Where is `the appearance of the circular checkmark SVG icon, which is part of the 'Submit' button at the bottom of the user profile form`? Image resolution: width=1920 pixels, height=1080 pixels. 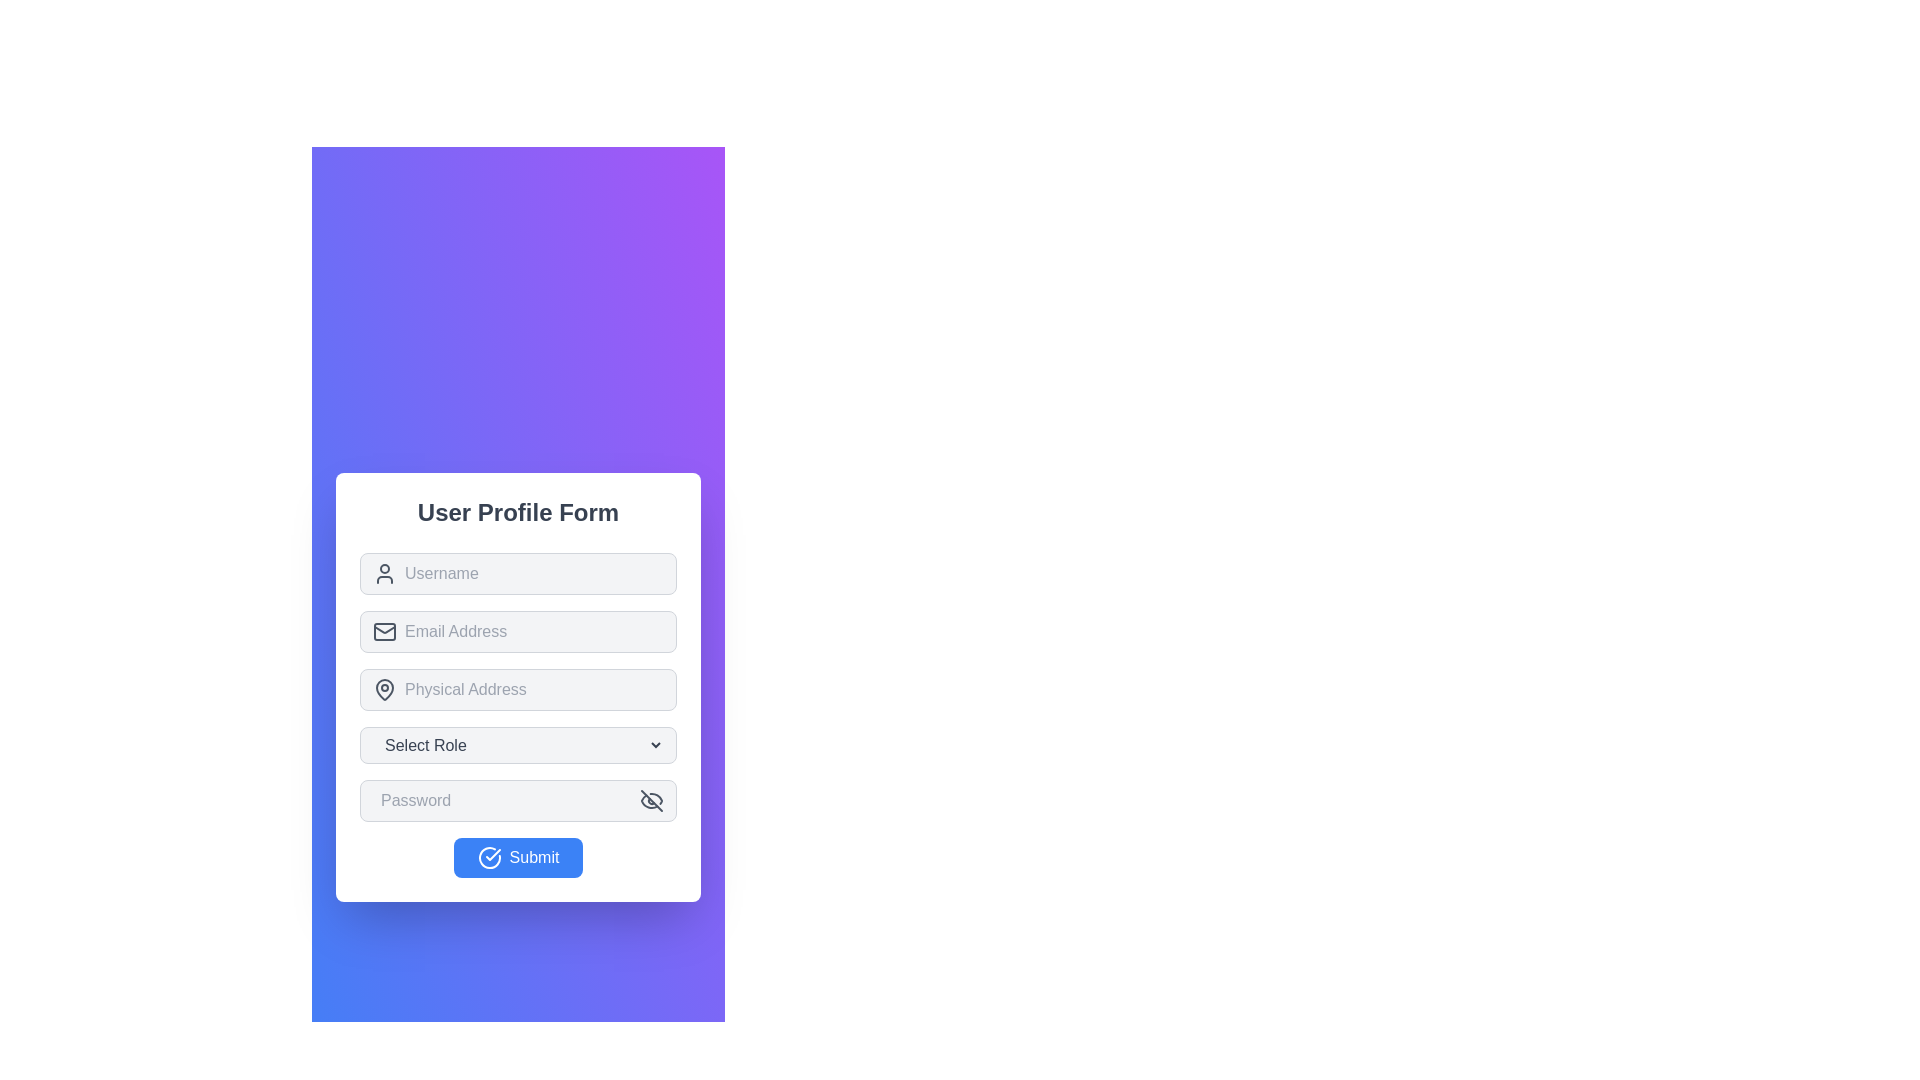
the appearance of the circular checkmark SVG icon, which is part of the 'Submit' button at the bottom of the user profile form is located at coordinates (489, 856).